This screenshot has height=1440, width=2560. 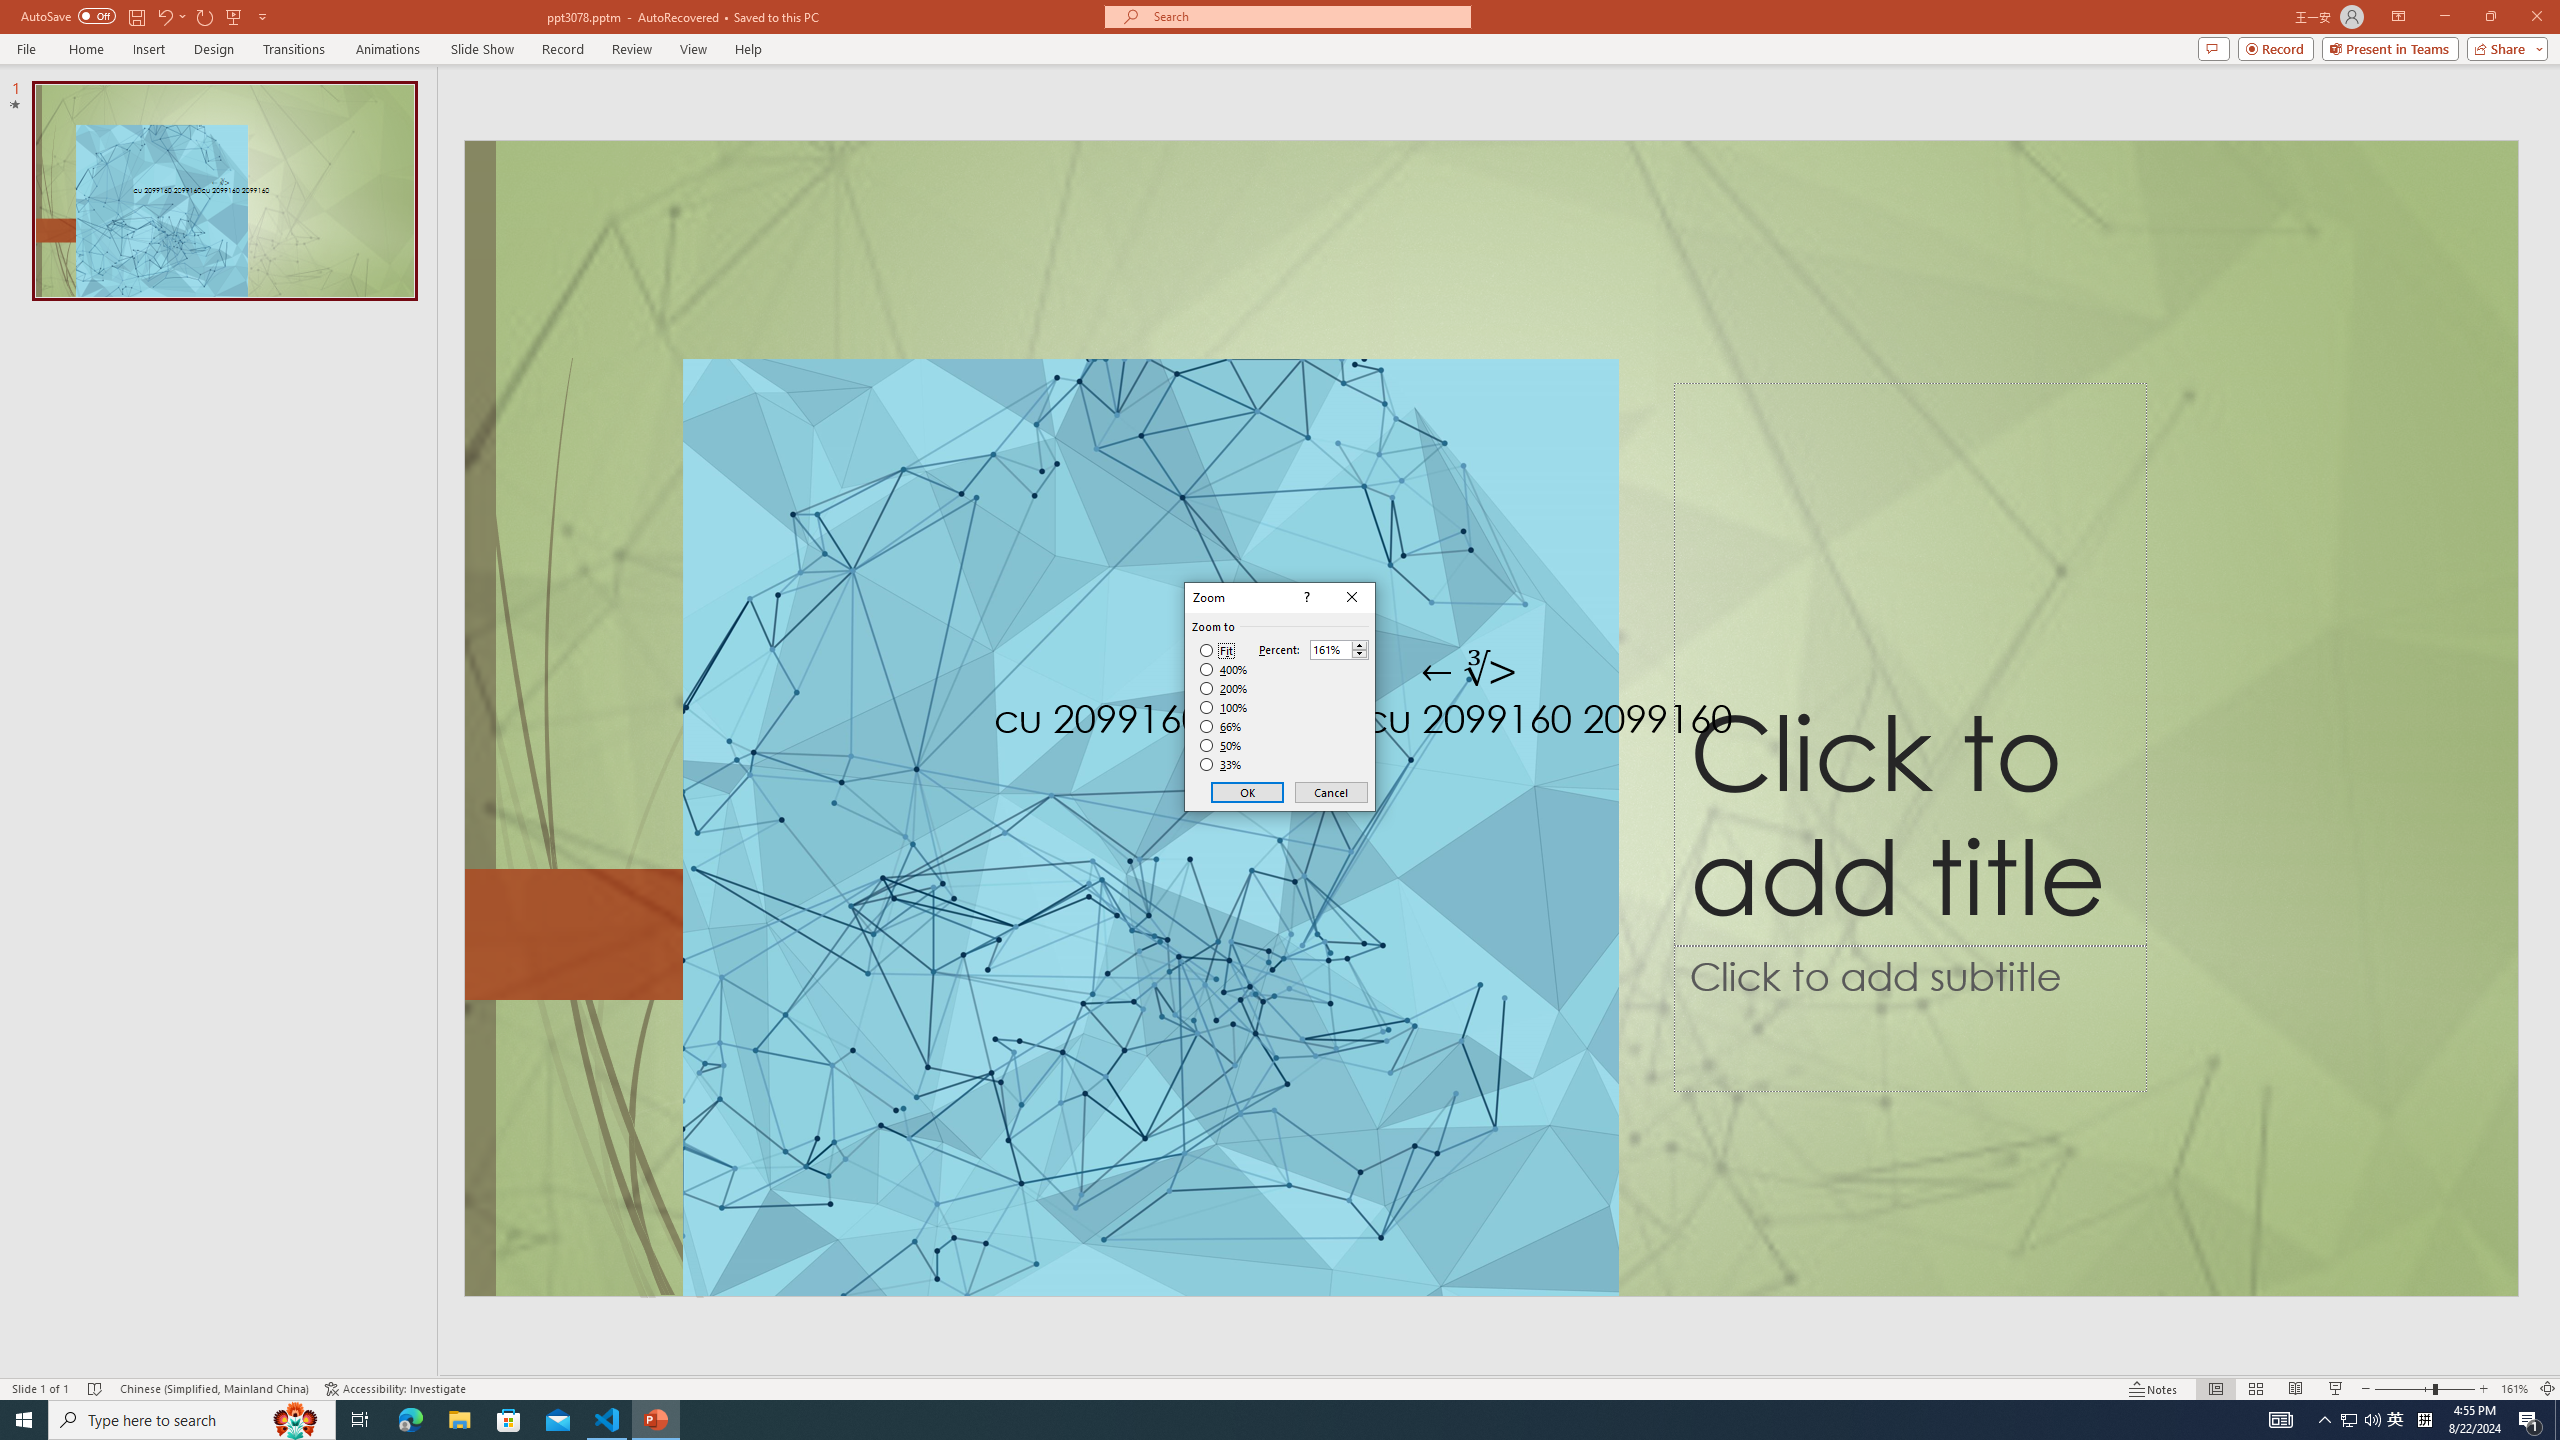 What do you see at coordinates (1222, 765) in the screenshot?
I see `'33%'` at bounding box center [1222, 765].